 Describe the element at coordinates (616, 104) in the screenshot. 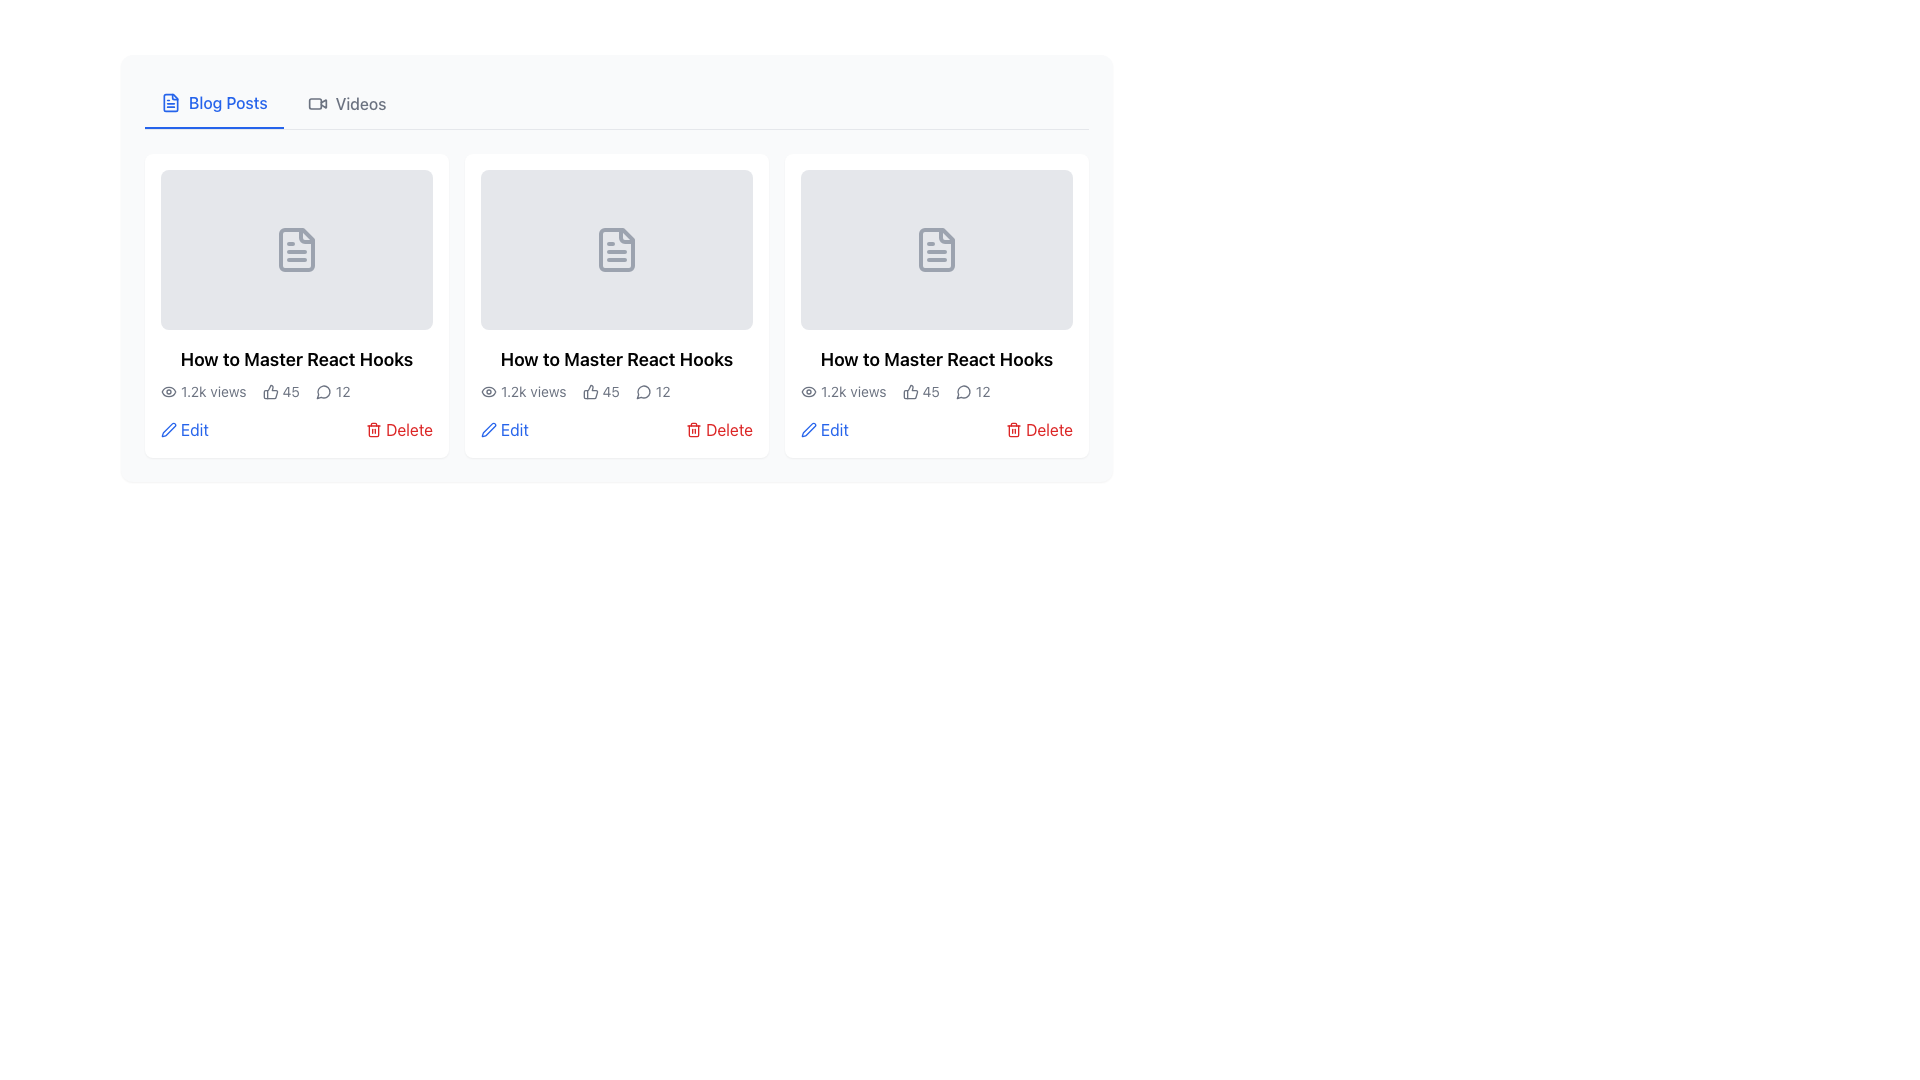

I see `the 'Videos' tab in the Tab navigation bar located at the top of the primary content area, which allows users to switch between viewing blog posts or videos` at that location.